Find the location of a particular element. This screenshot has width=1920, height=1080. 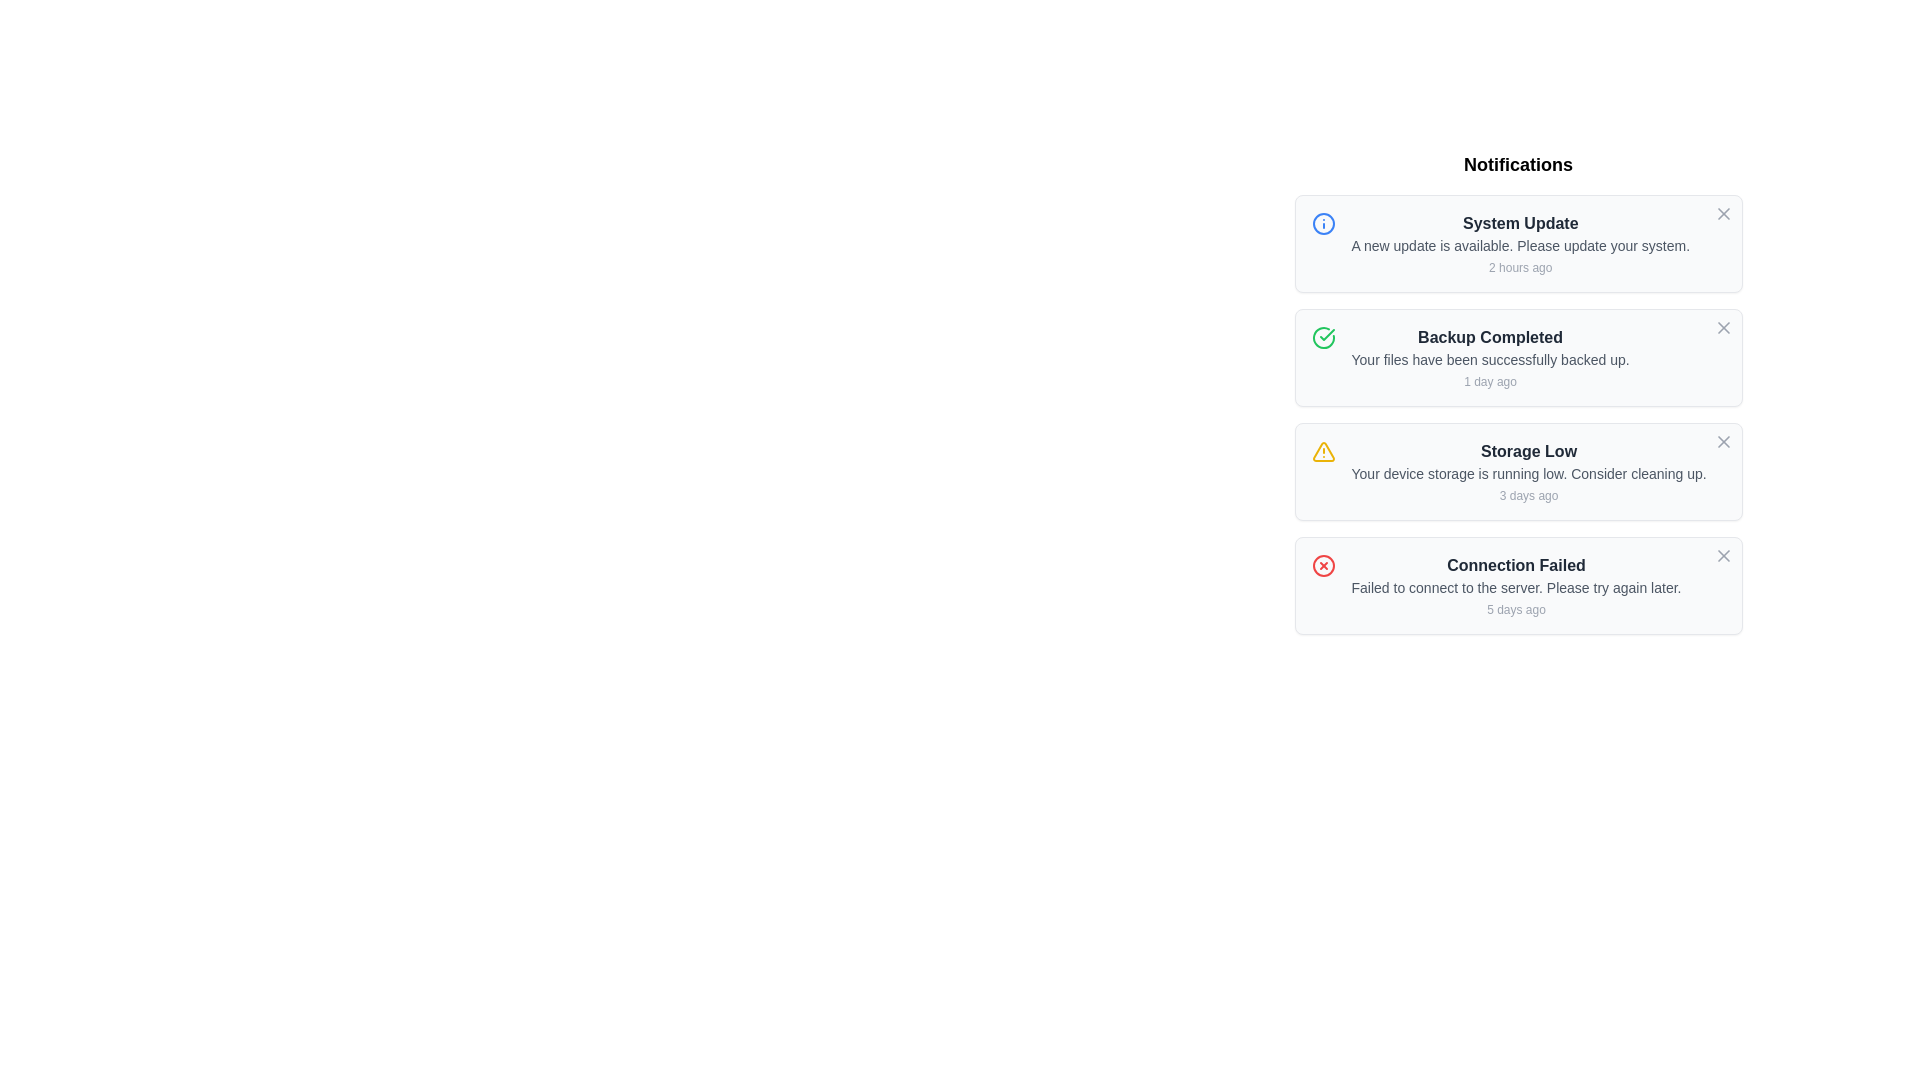

the notification titled 'Backup Completed' which is the second item in the Notifications list is located at coordinates (1518, 393).